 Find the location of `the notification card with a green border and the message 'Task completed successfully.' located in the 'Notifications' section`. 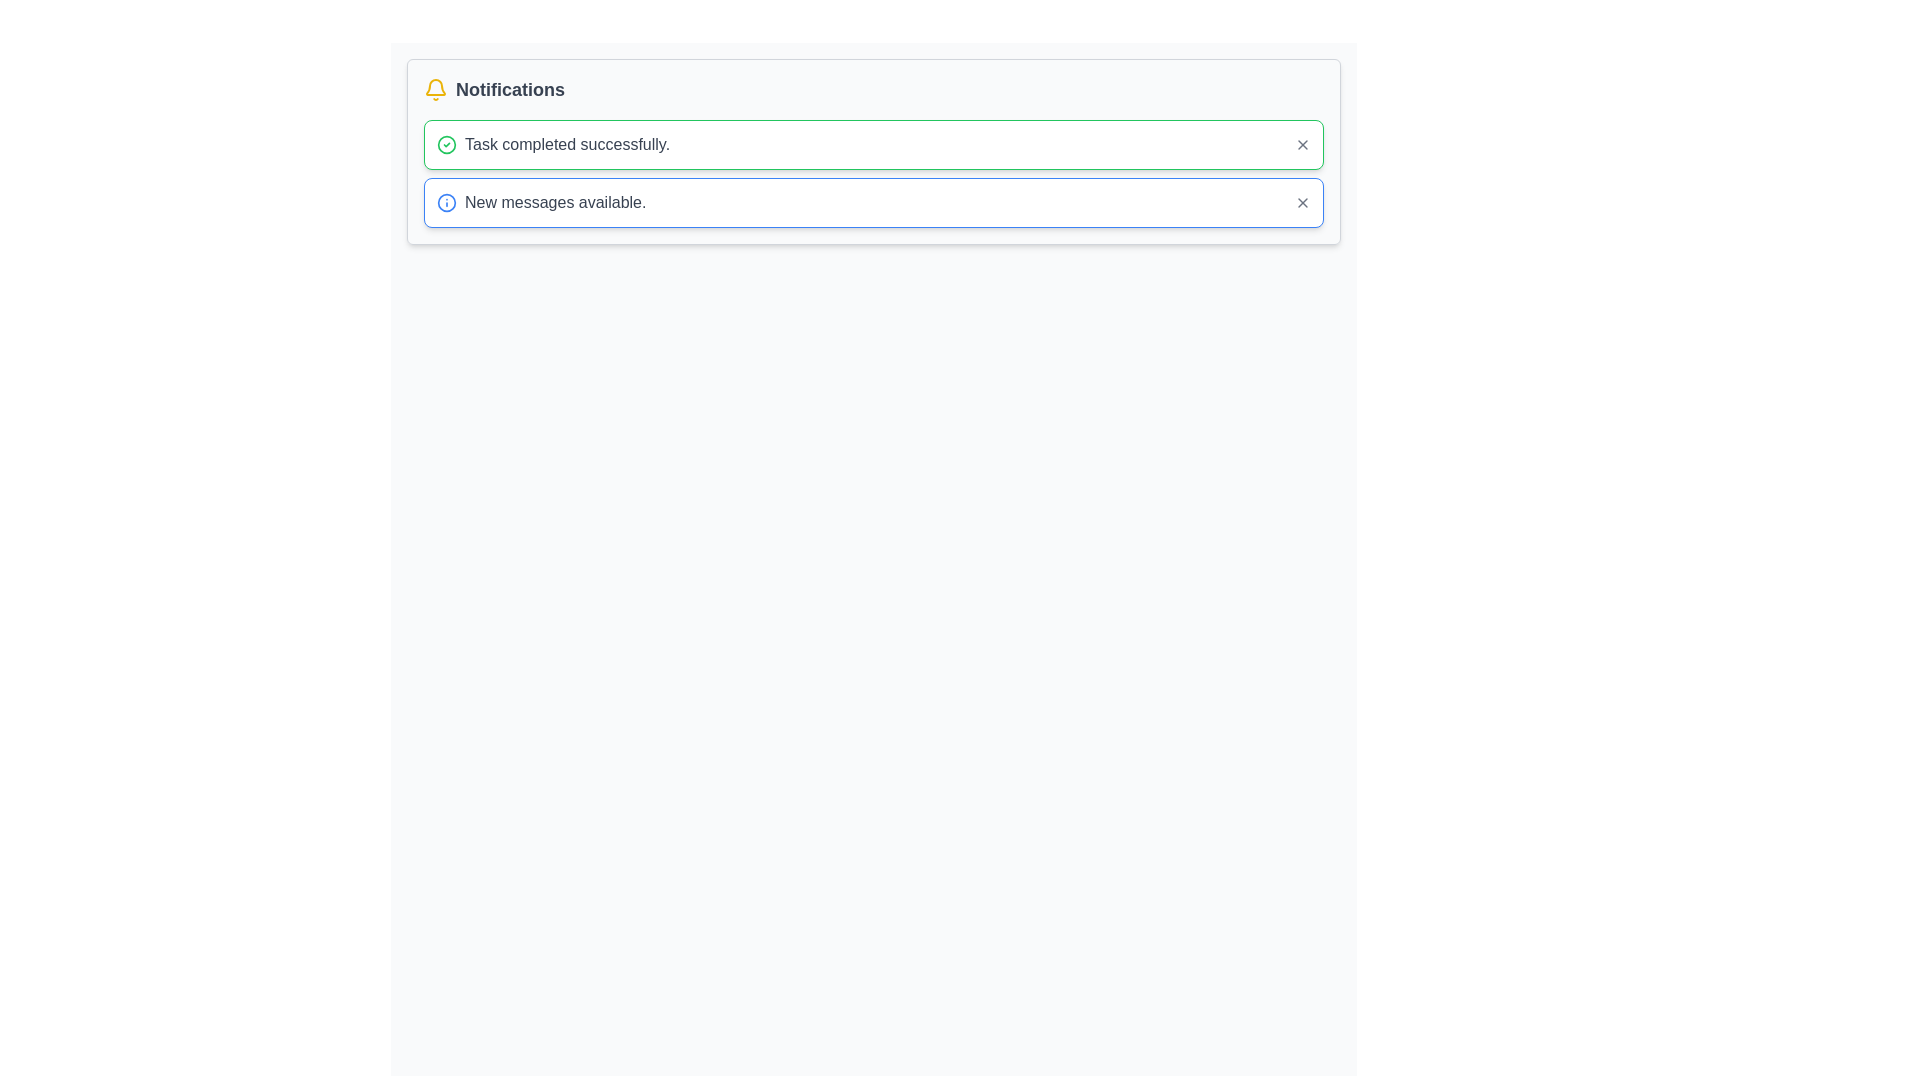

the notification card with a green border and the message 'Task completed successfully.' located in the 'Notifications' section is located at coordinates (873, 150).